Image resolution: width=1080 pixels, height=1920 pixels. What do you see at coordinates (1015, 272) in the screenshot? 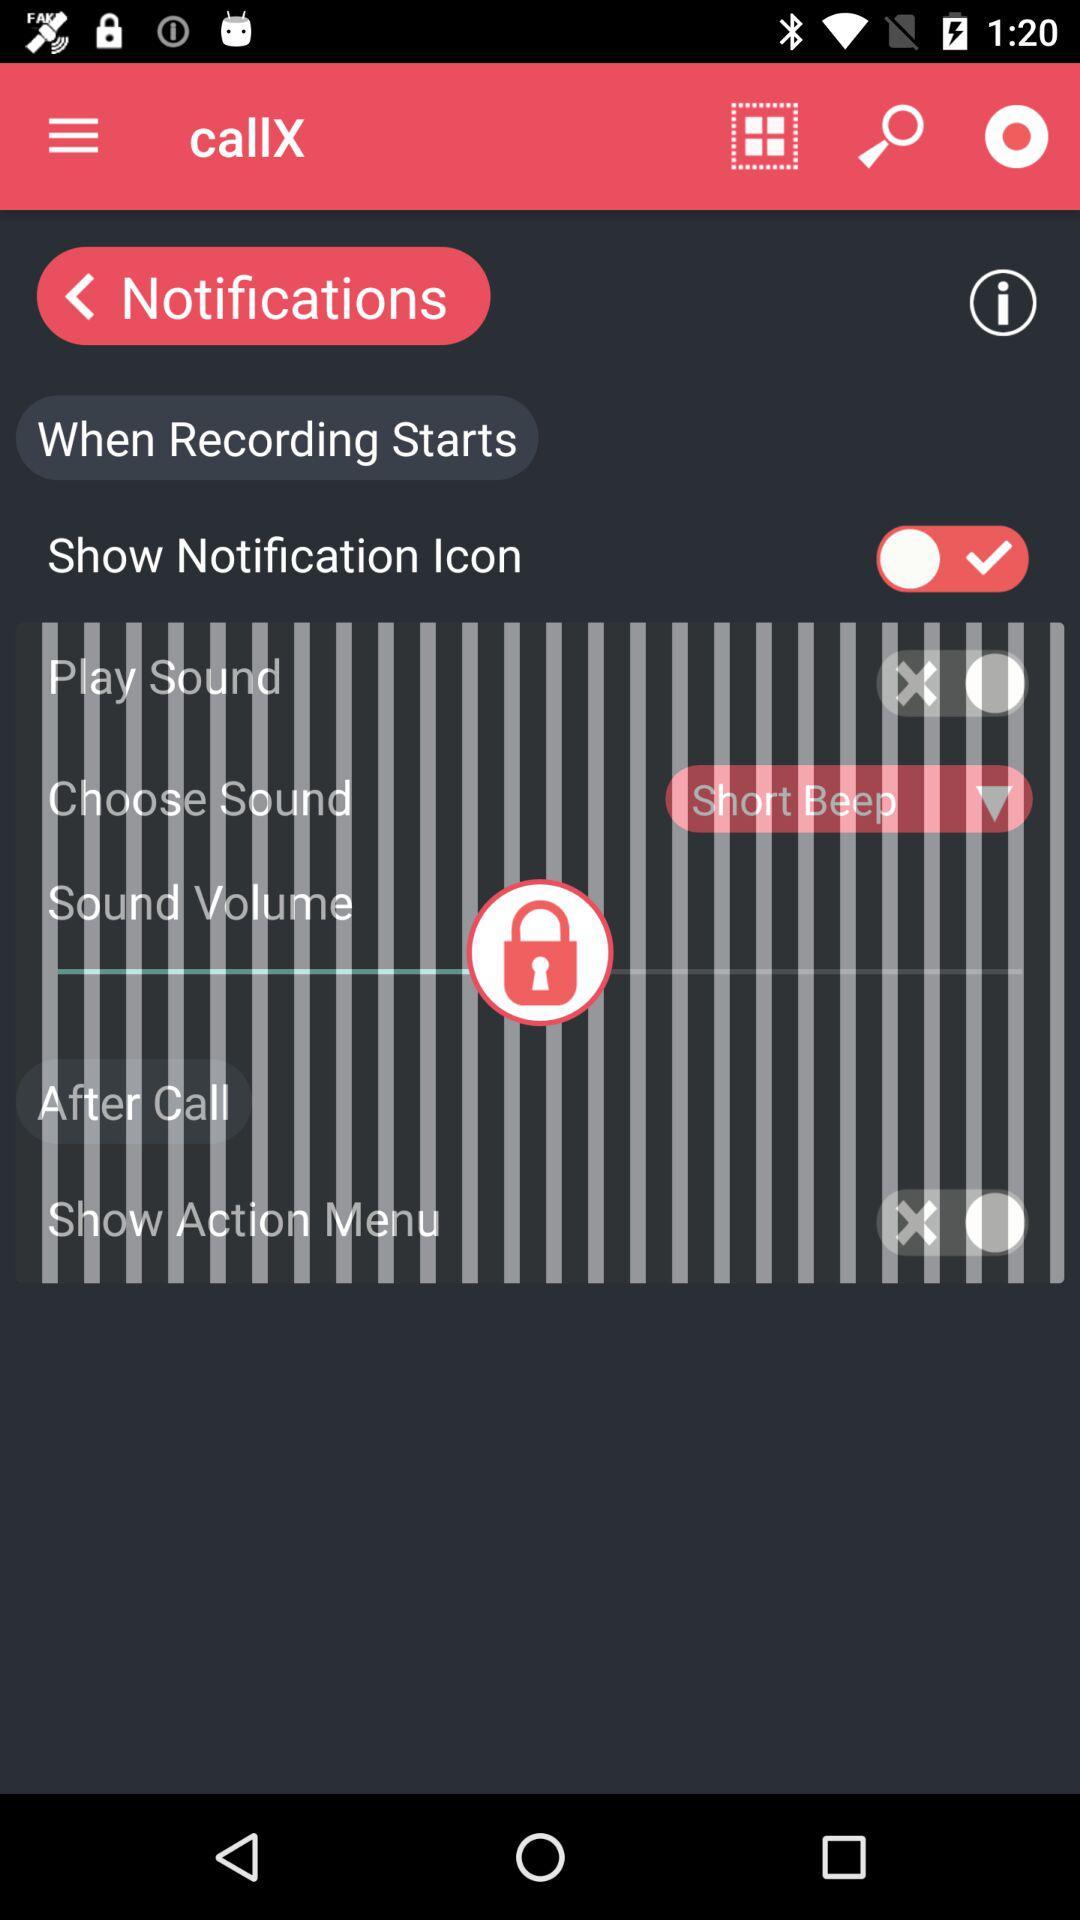
I see `the info icon` at bounding box center [1015, 272].